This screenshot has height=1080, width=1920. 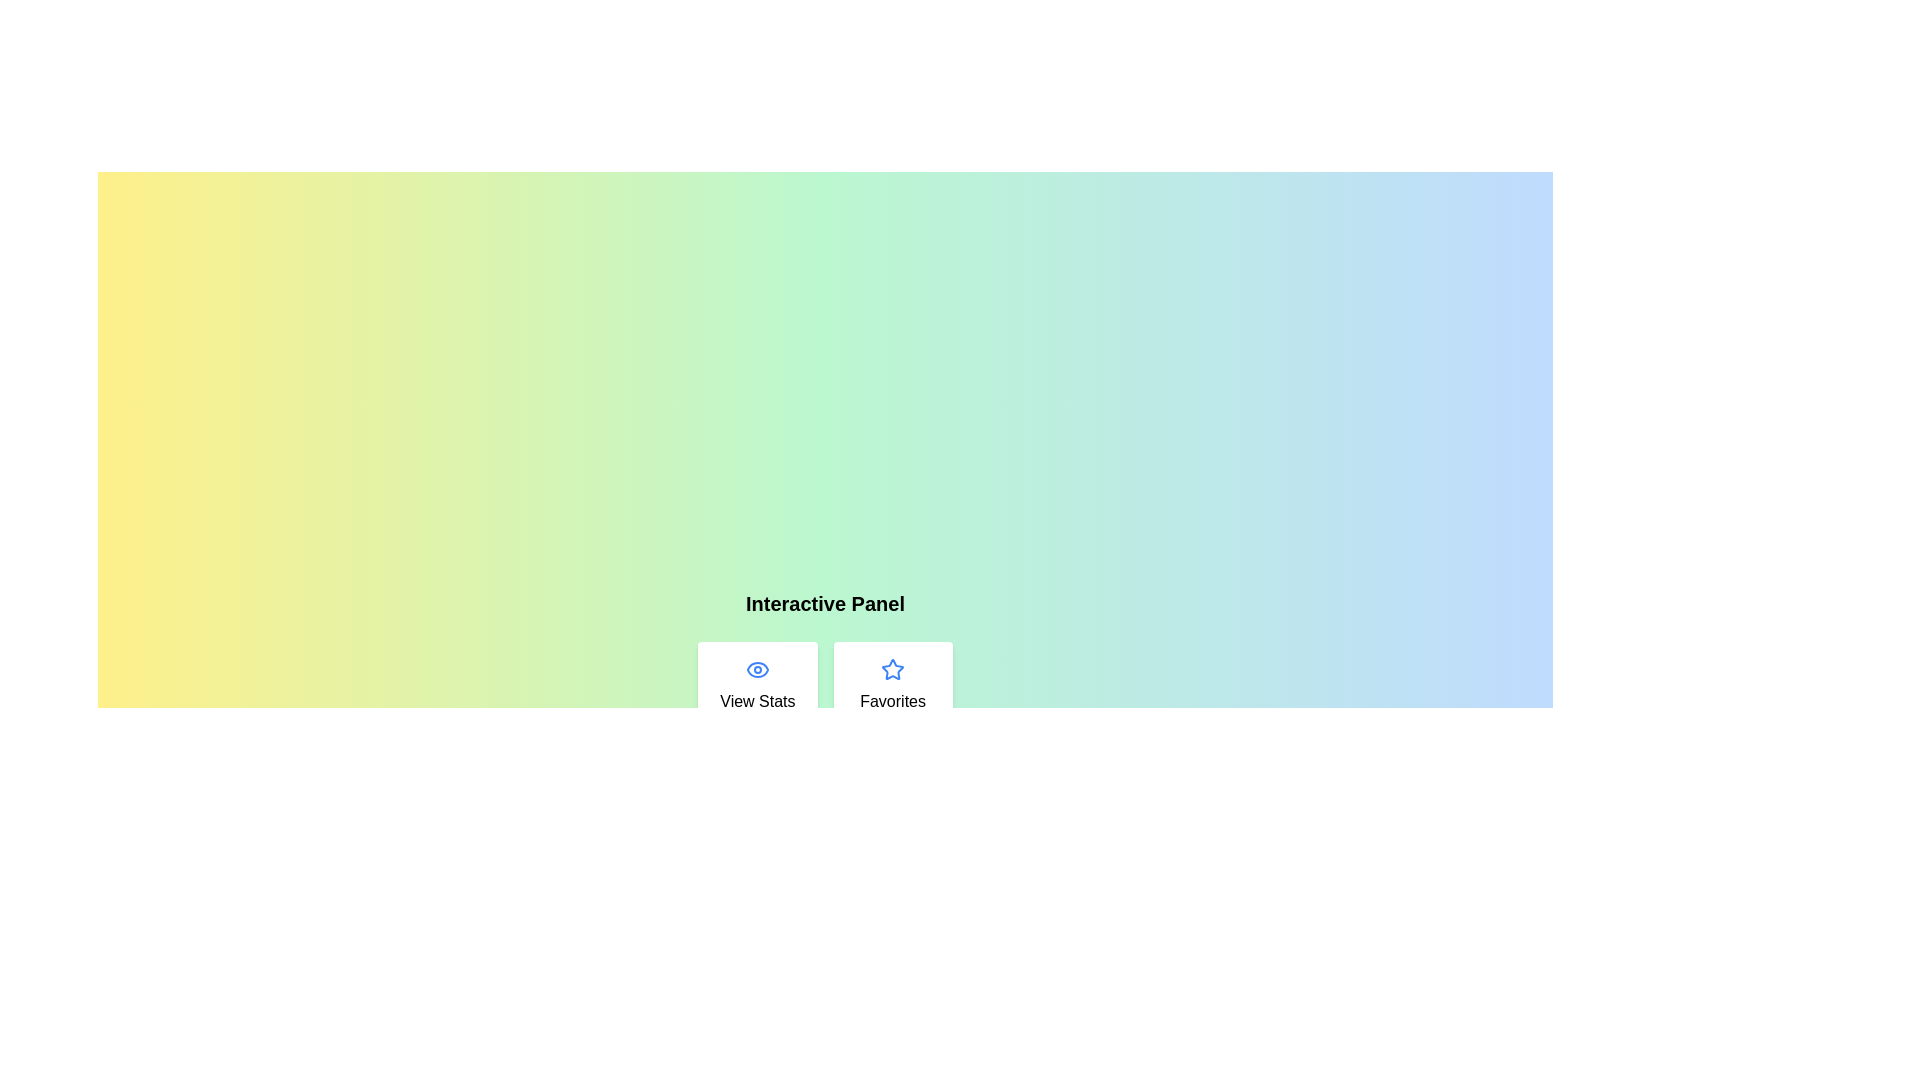 I want to click on the 'Favorites' text label, so click(x=891, y=701).